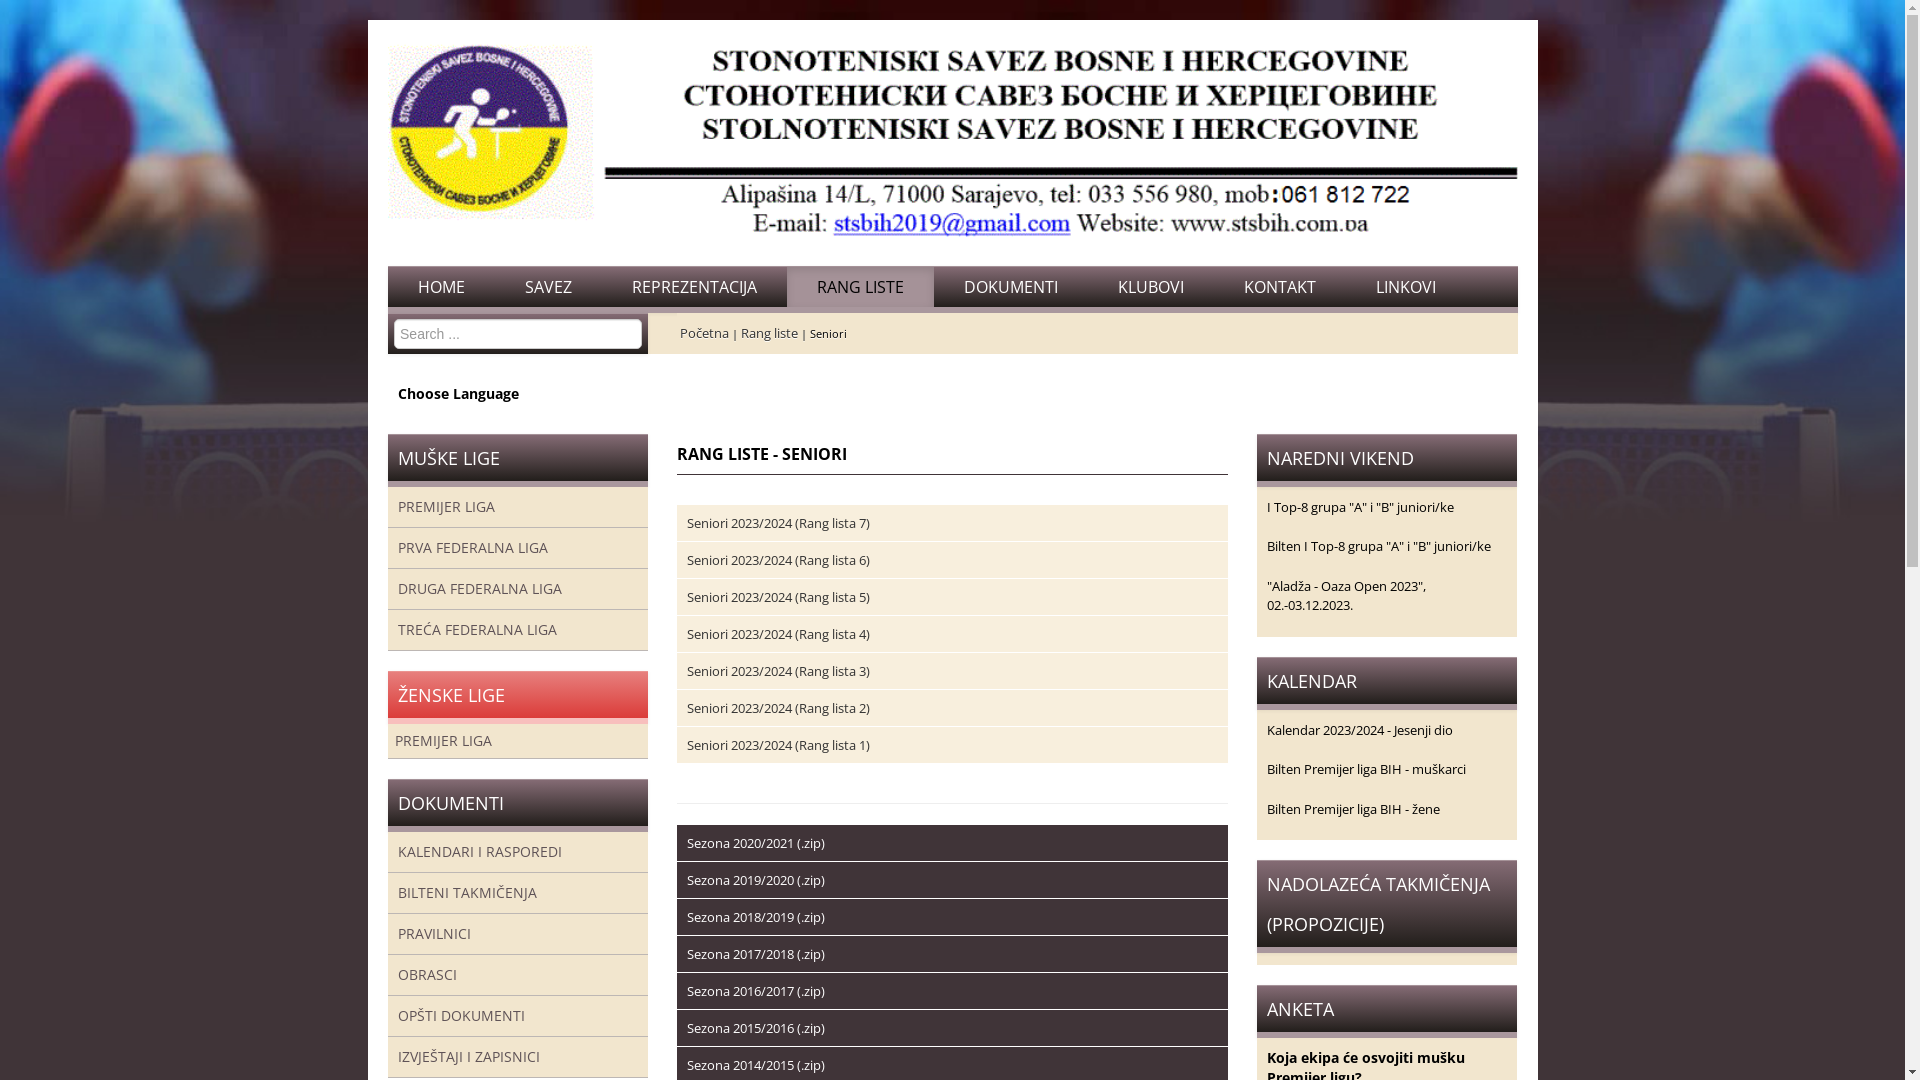 The image size is (1920, 1080). I want to click on 'Seniori 2023/2024 (Rang lista 3)', so click(777, 671).